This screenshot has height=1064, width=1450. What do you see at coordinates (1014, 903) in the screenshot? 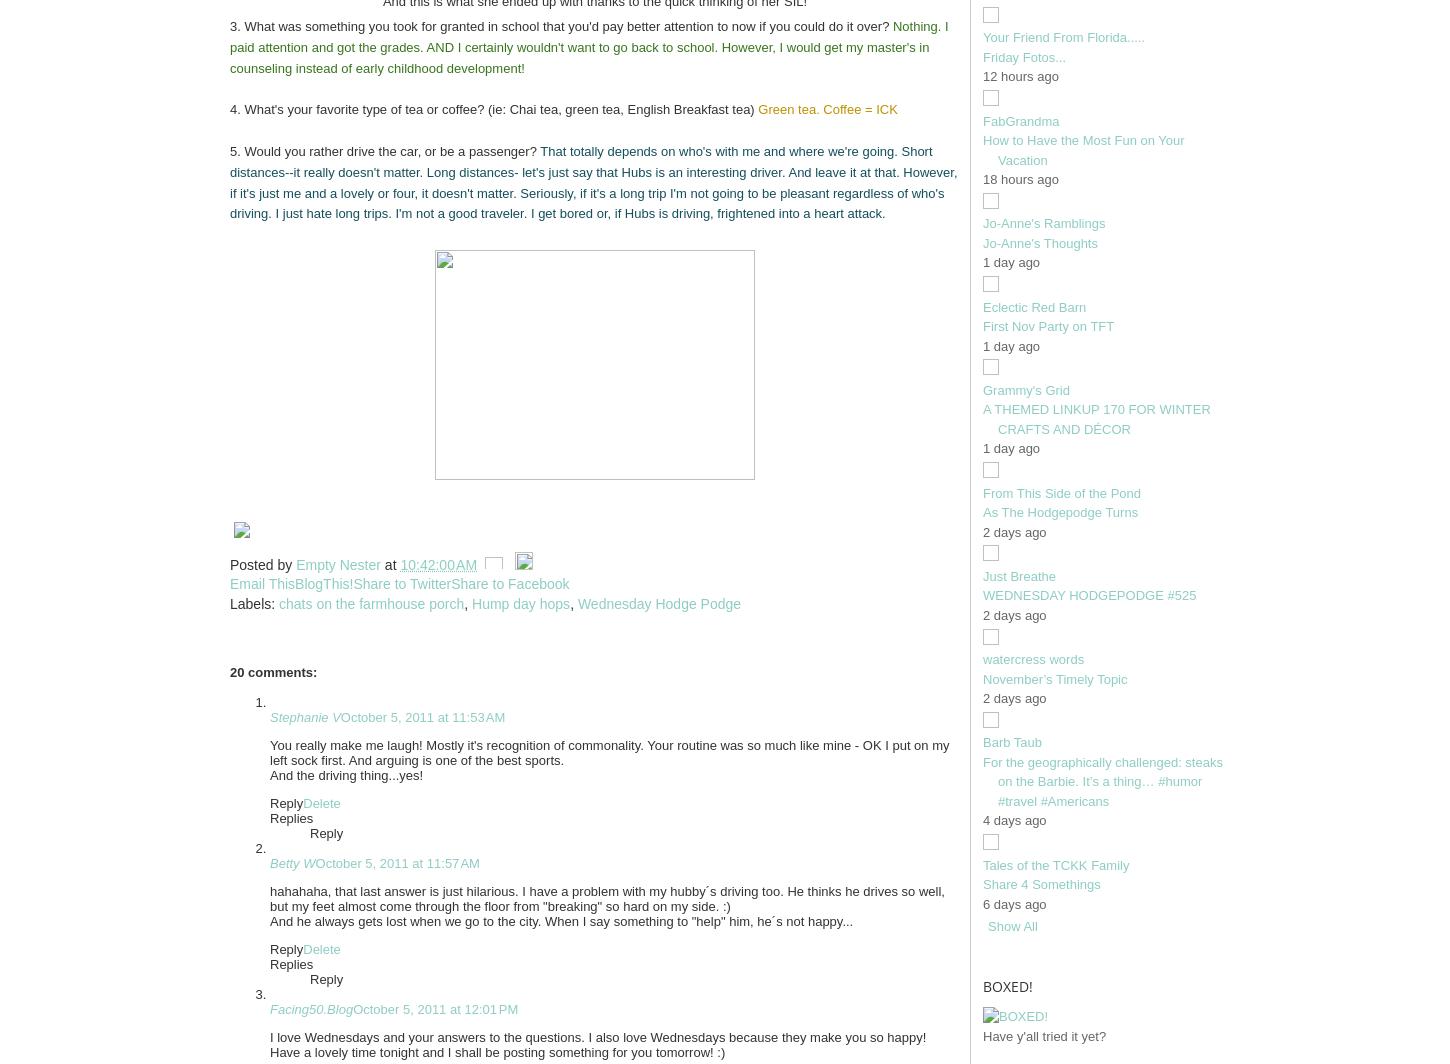
I see `'6 days ago'` at bounding box center [1014, 903].